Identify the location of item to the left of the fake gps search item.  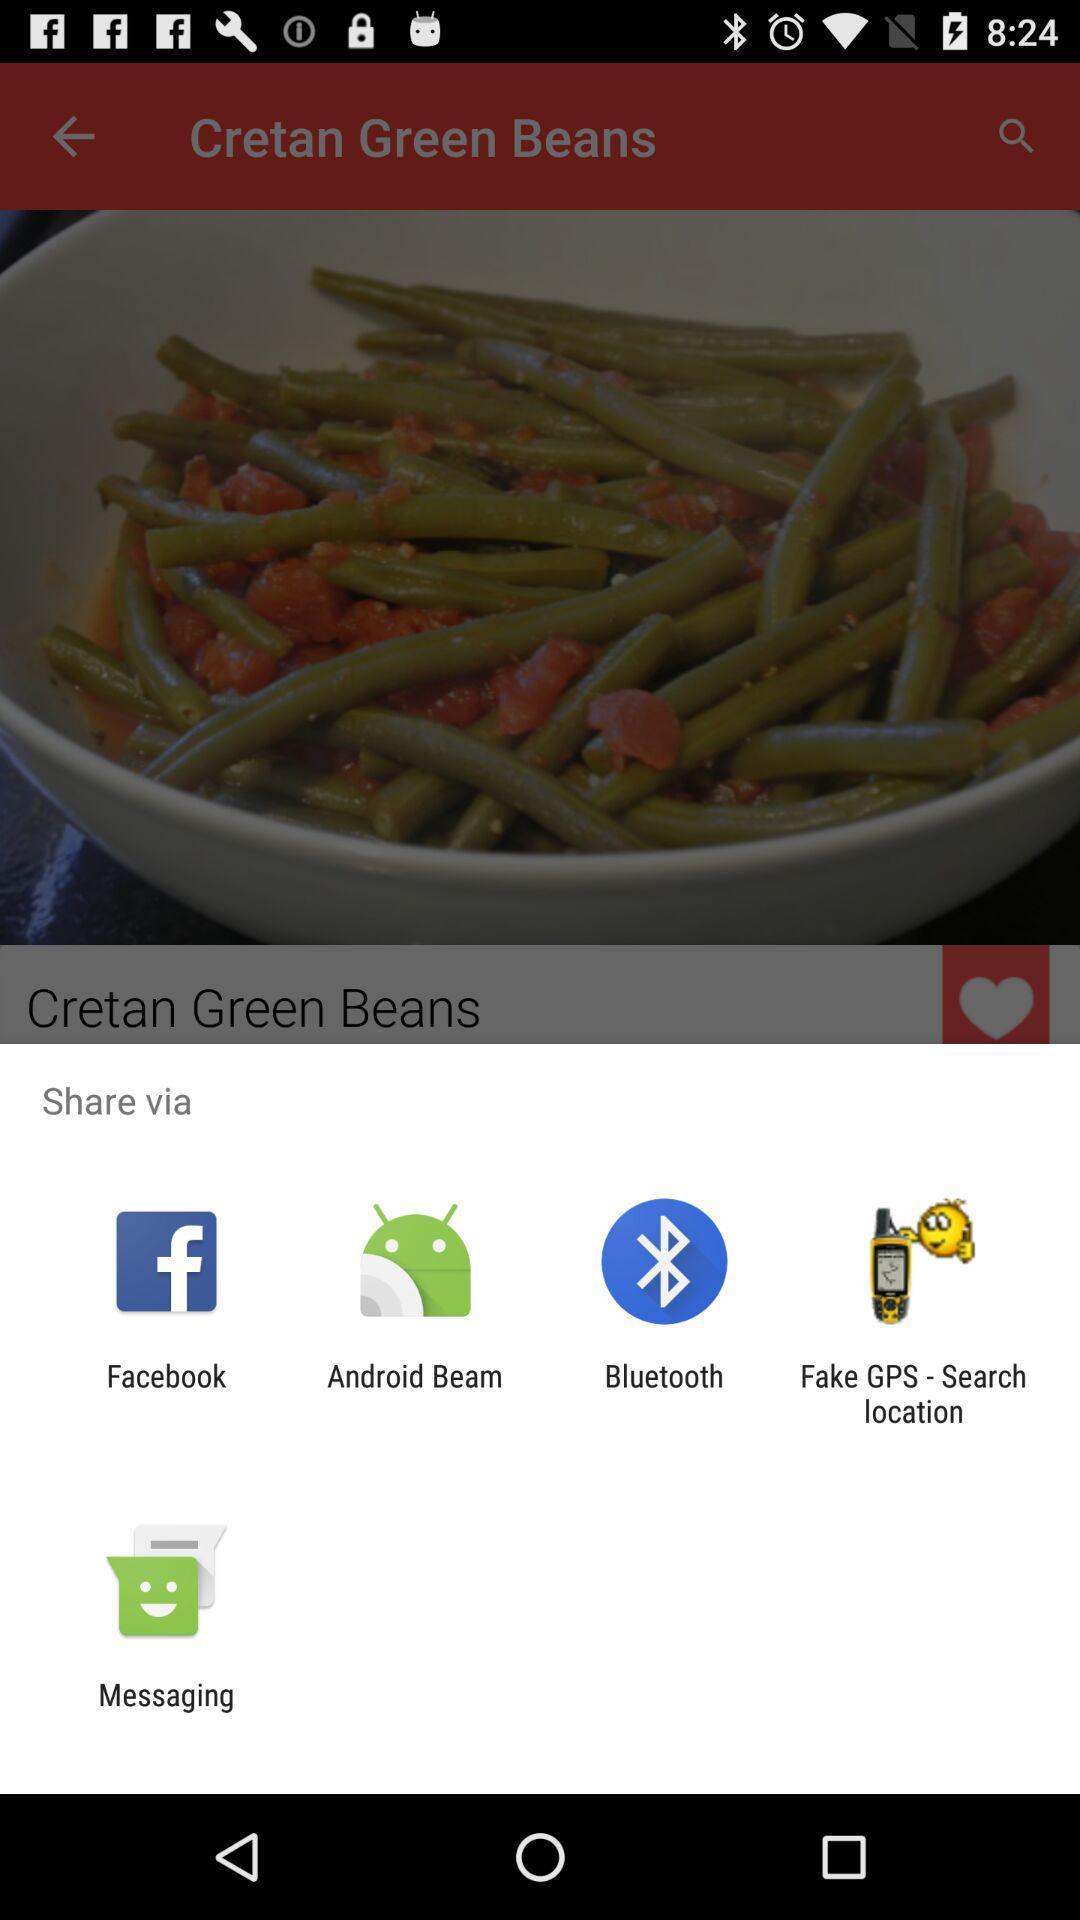
(664, 1392).